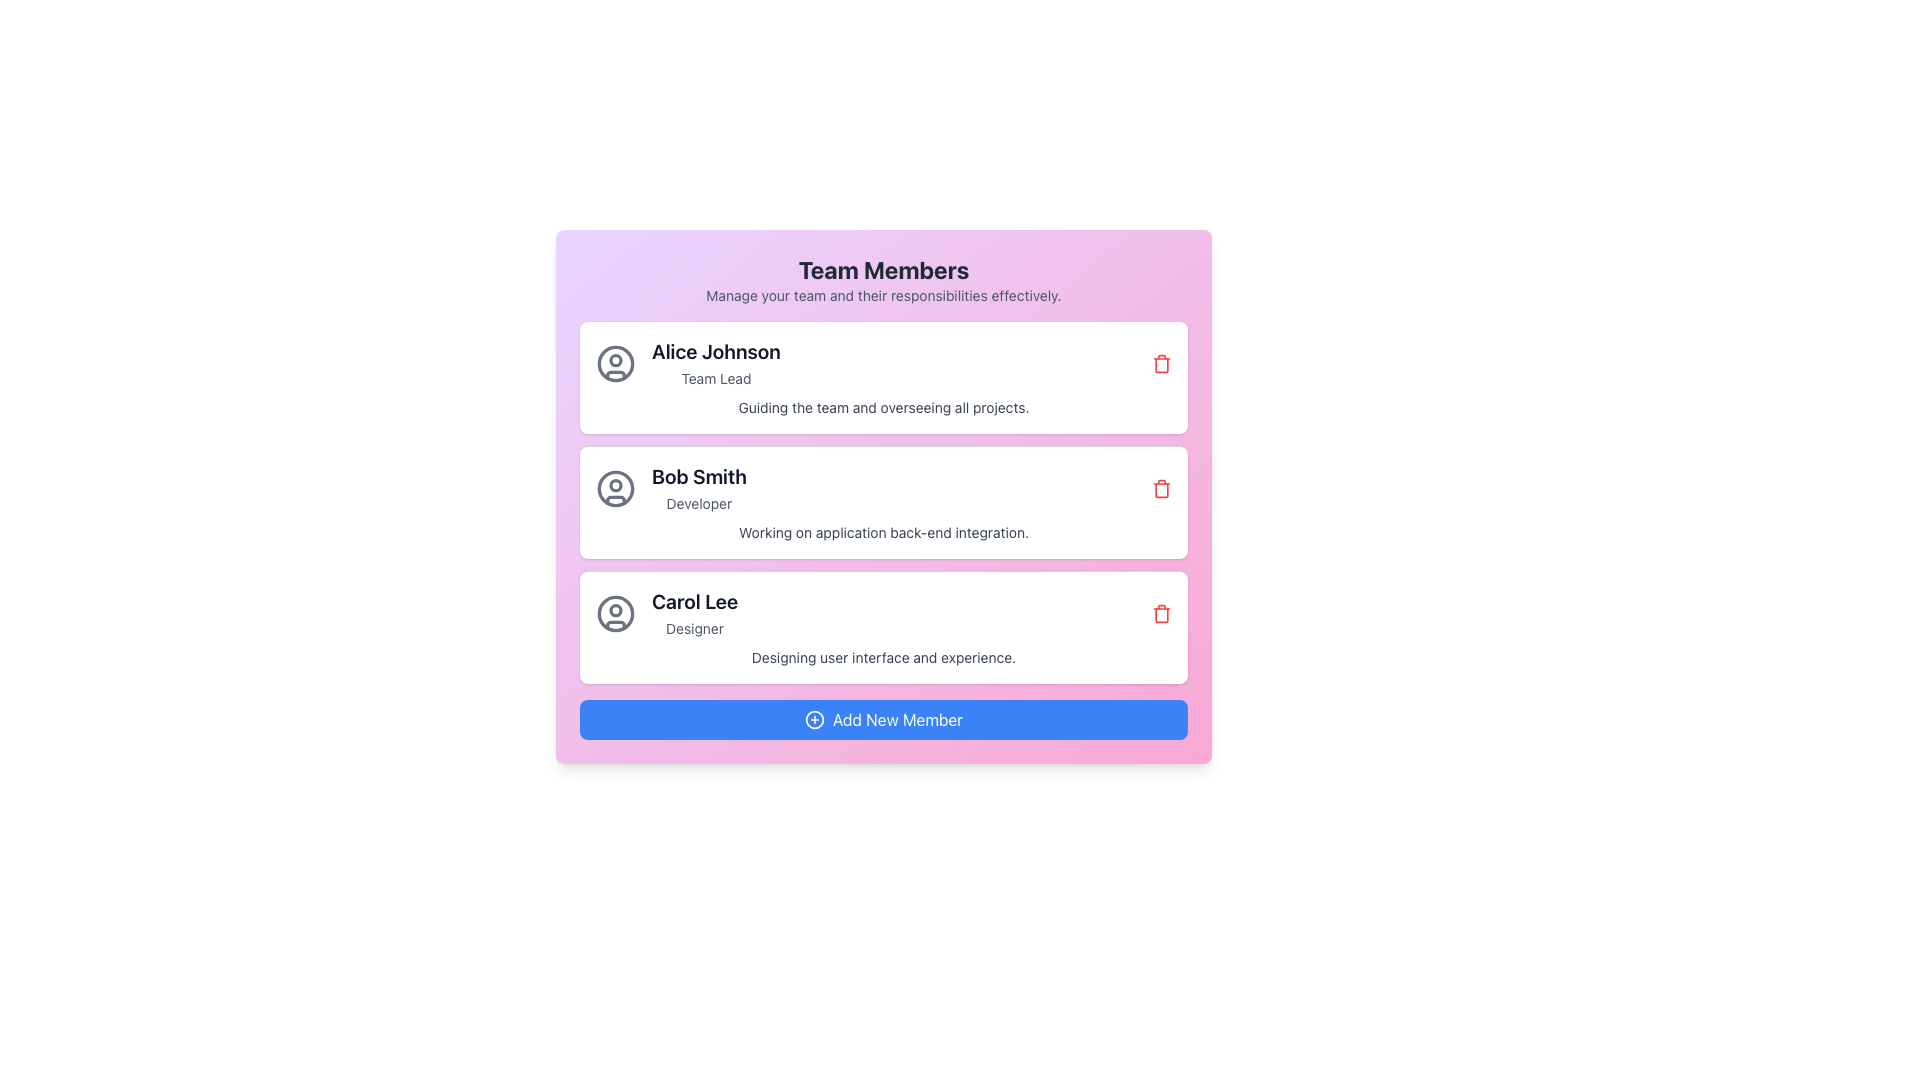  Describe the element at coordinates (687, 363) in the screenshot. I see `the details of the Profile Summary Item for 'Alice Johnson', Team Lead, located in the topmost row of the team members list` at that location.